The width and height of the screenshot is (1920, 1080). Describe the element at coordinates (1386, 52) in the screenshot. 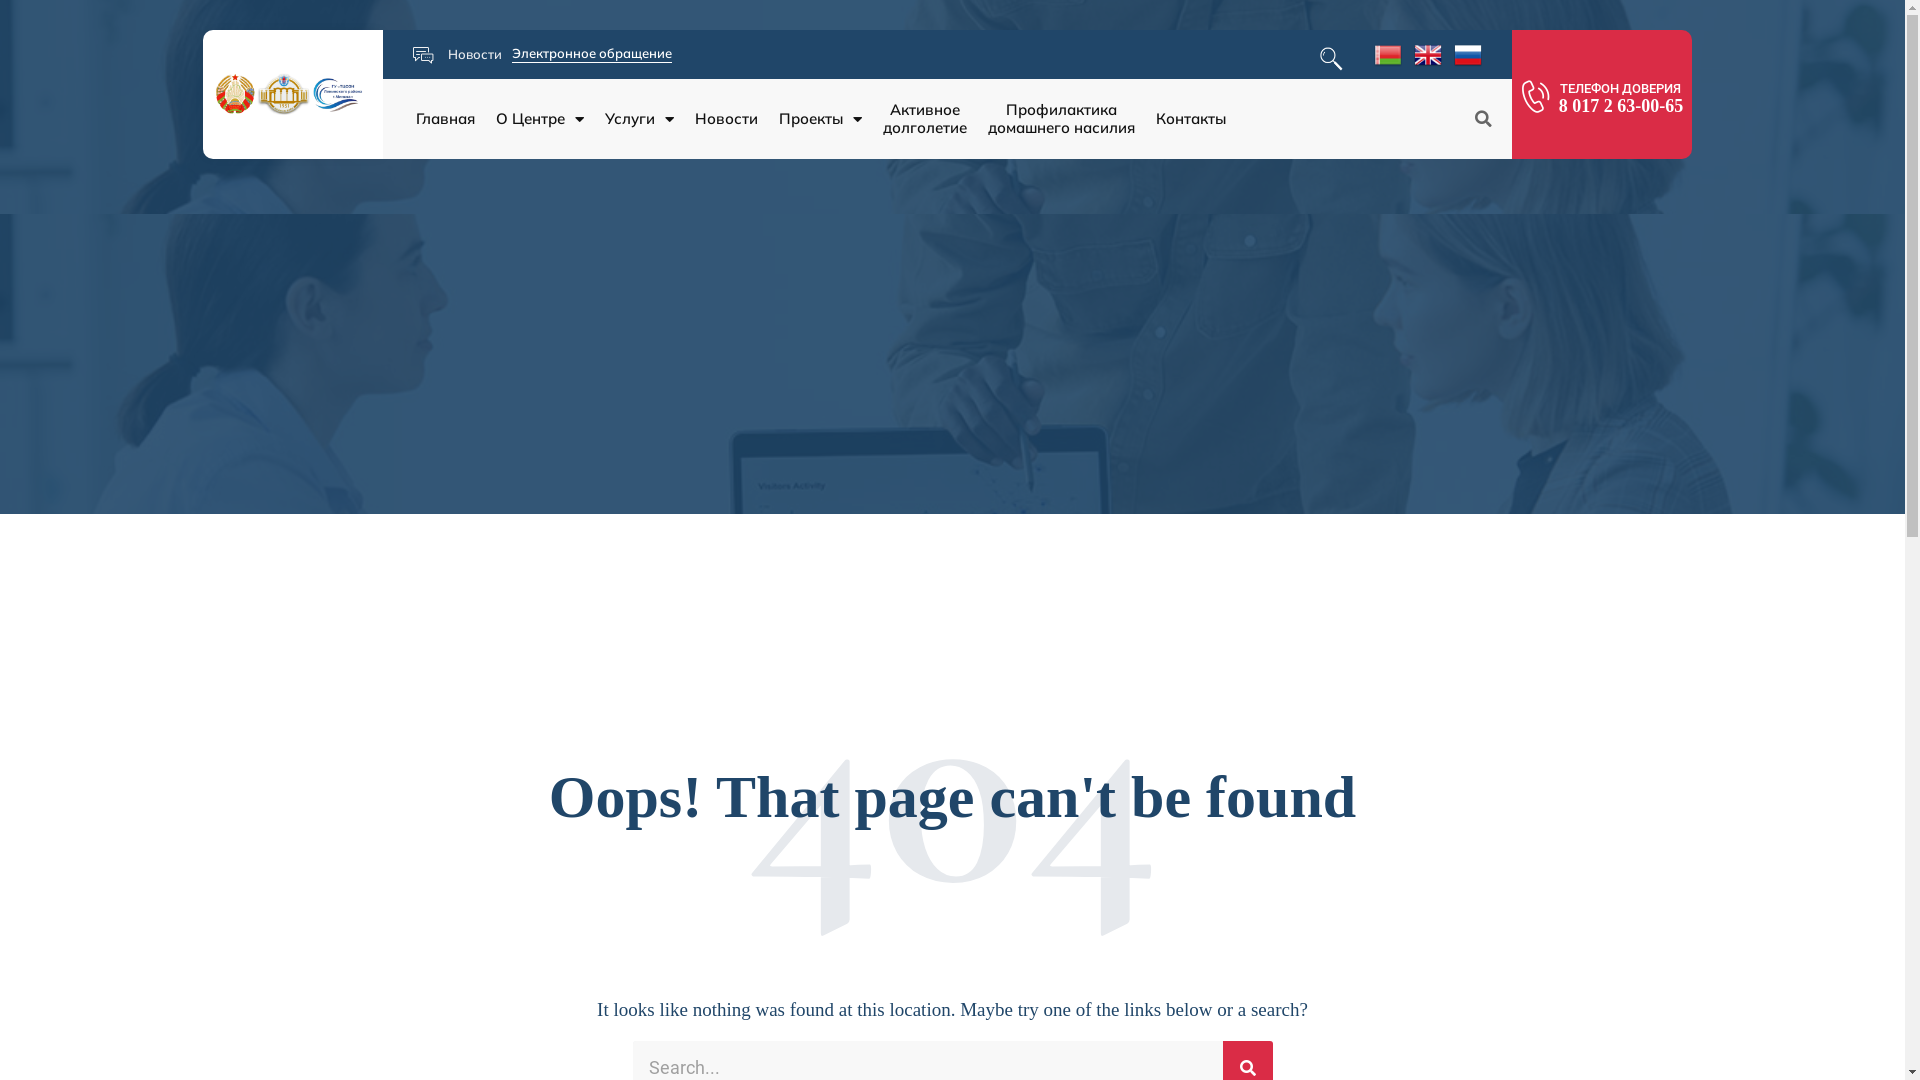

I see `'Belarusian'` at that location.